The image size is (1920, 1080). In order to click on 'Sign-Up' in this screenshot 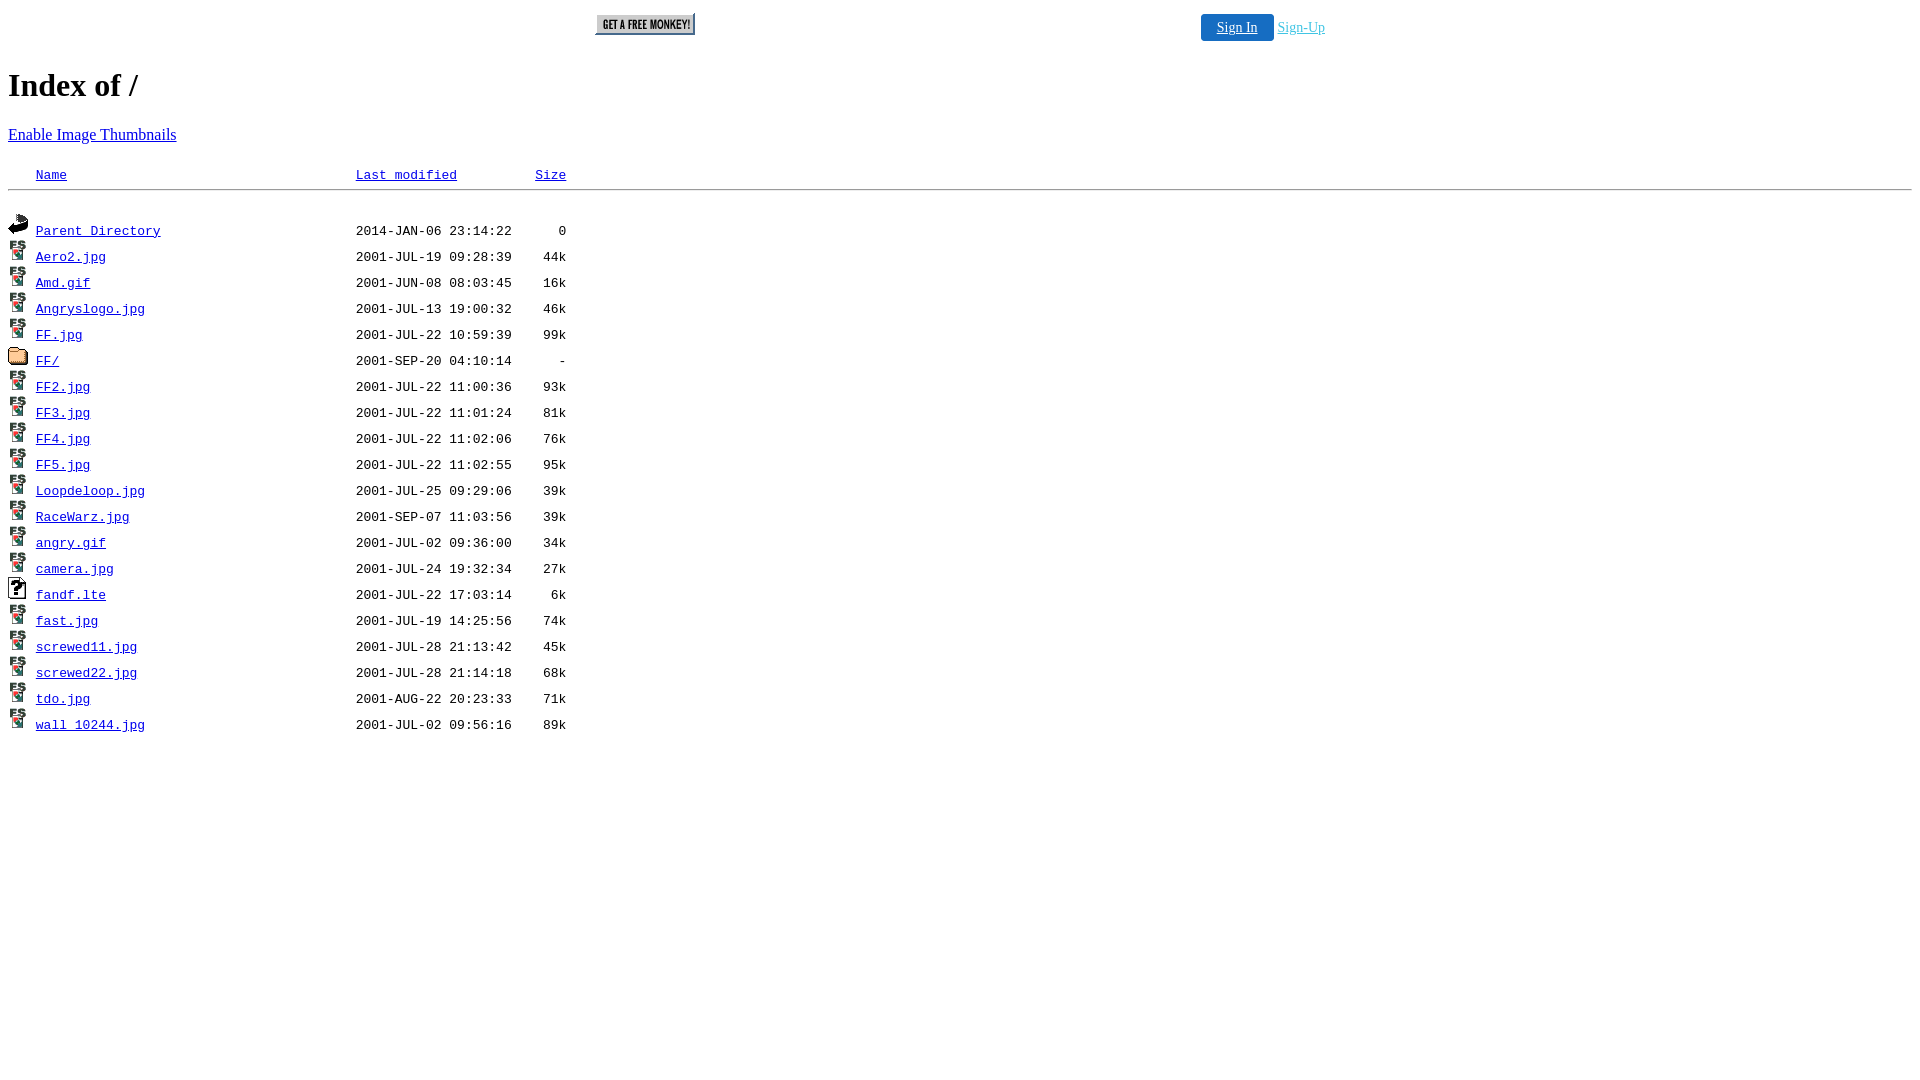, I will do `click(1301, 27)`.